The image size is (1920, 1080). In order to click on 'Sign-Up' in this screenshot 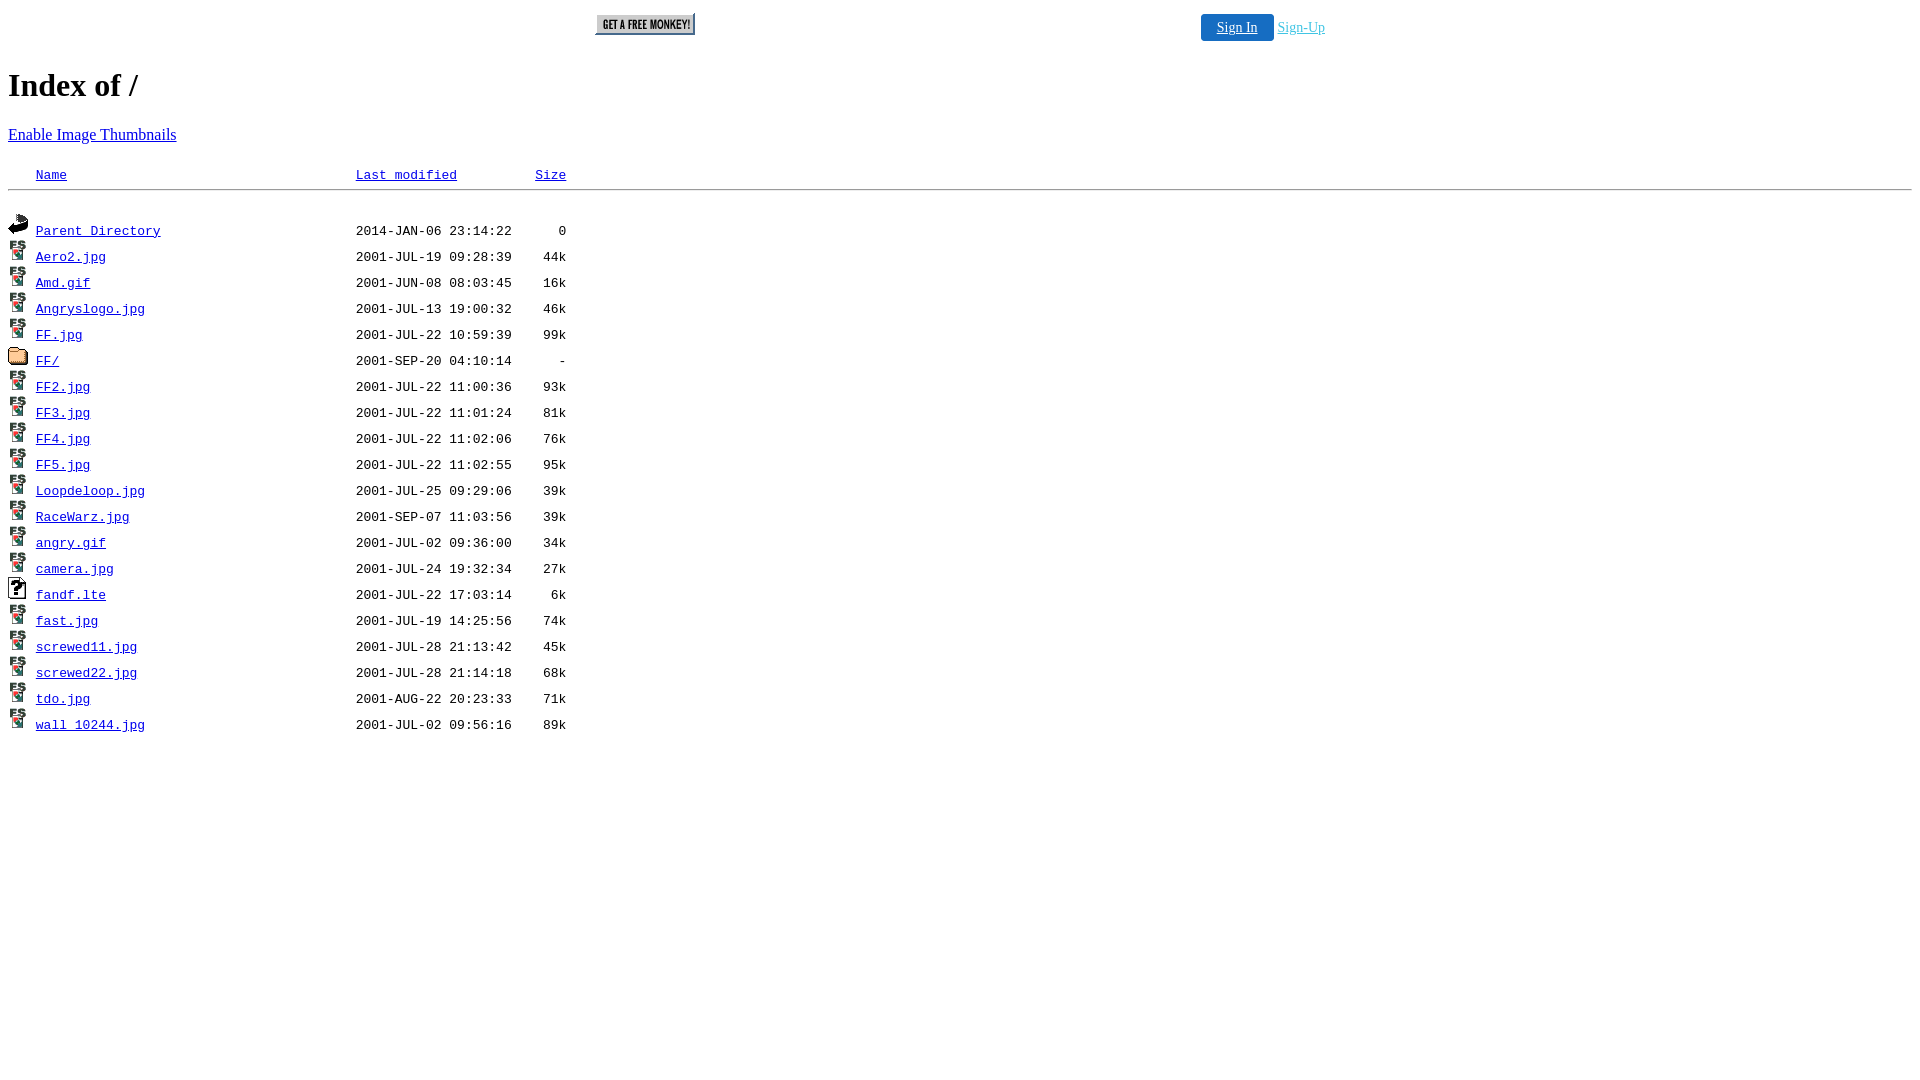, I will do `click(1301, 27)`.